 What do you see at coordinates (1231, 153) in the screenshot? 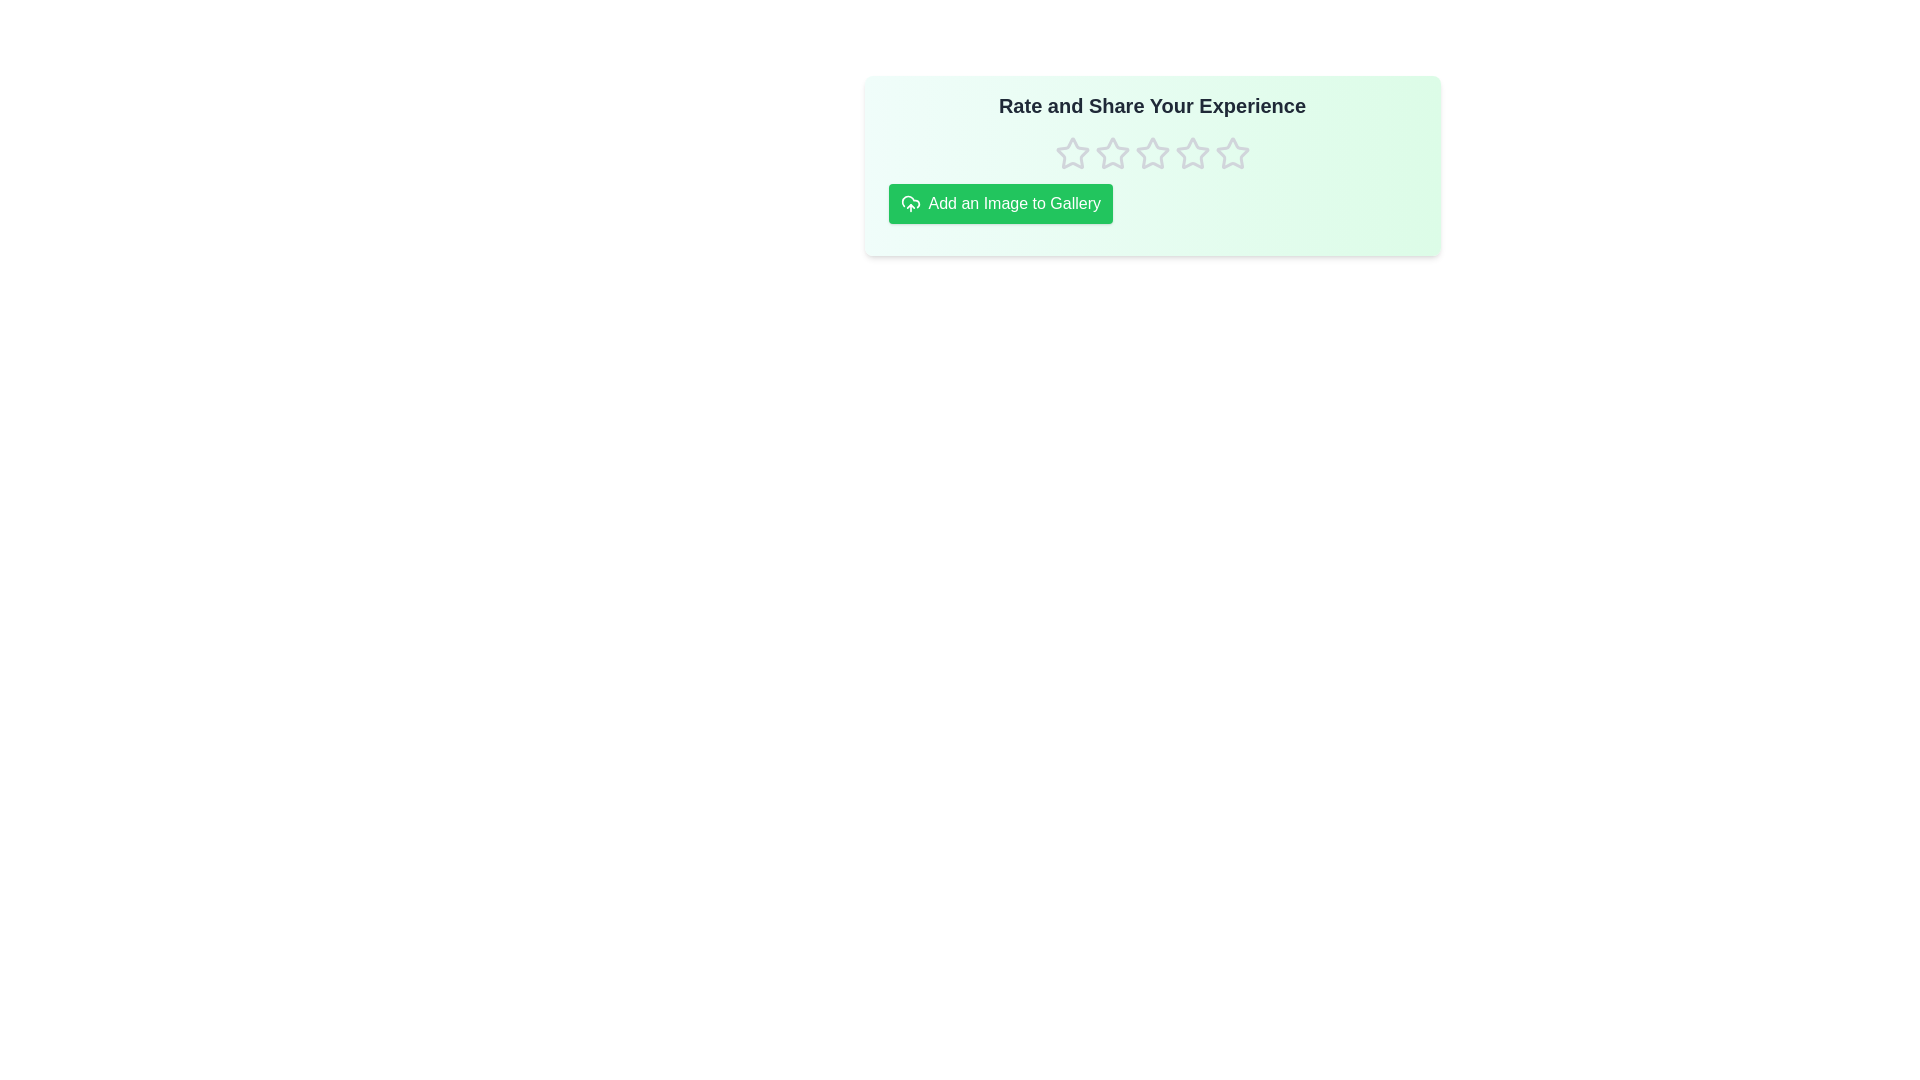
I see `the rating to 5 stars by clicking on the corresponding star` at bounding box center [1231, 153].